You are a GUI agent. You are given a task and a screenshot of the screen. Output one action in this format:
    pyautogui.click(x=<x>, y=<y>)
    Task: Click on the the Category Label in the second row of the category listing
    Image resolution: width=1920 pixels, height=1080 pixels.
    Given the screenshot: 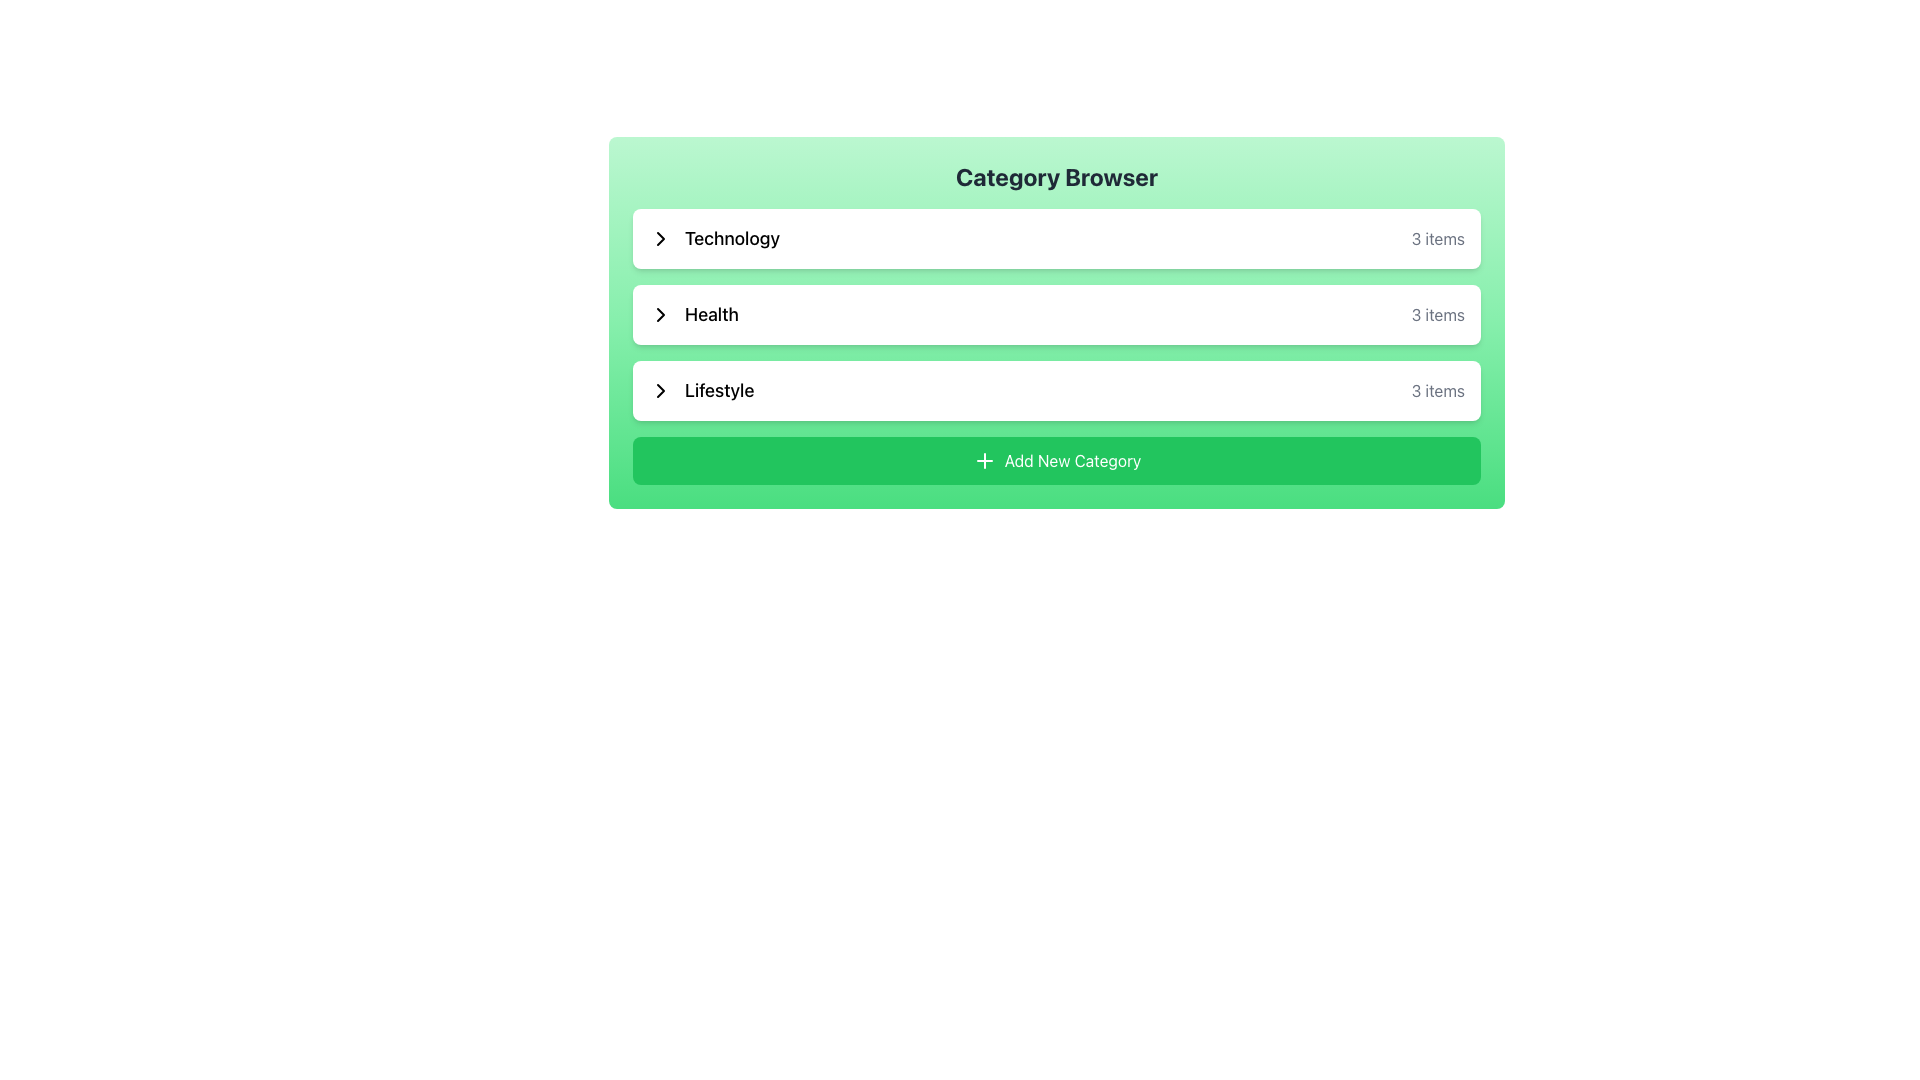 What is the action you would take?
    pyautogui.click(x=693, y=315)
    